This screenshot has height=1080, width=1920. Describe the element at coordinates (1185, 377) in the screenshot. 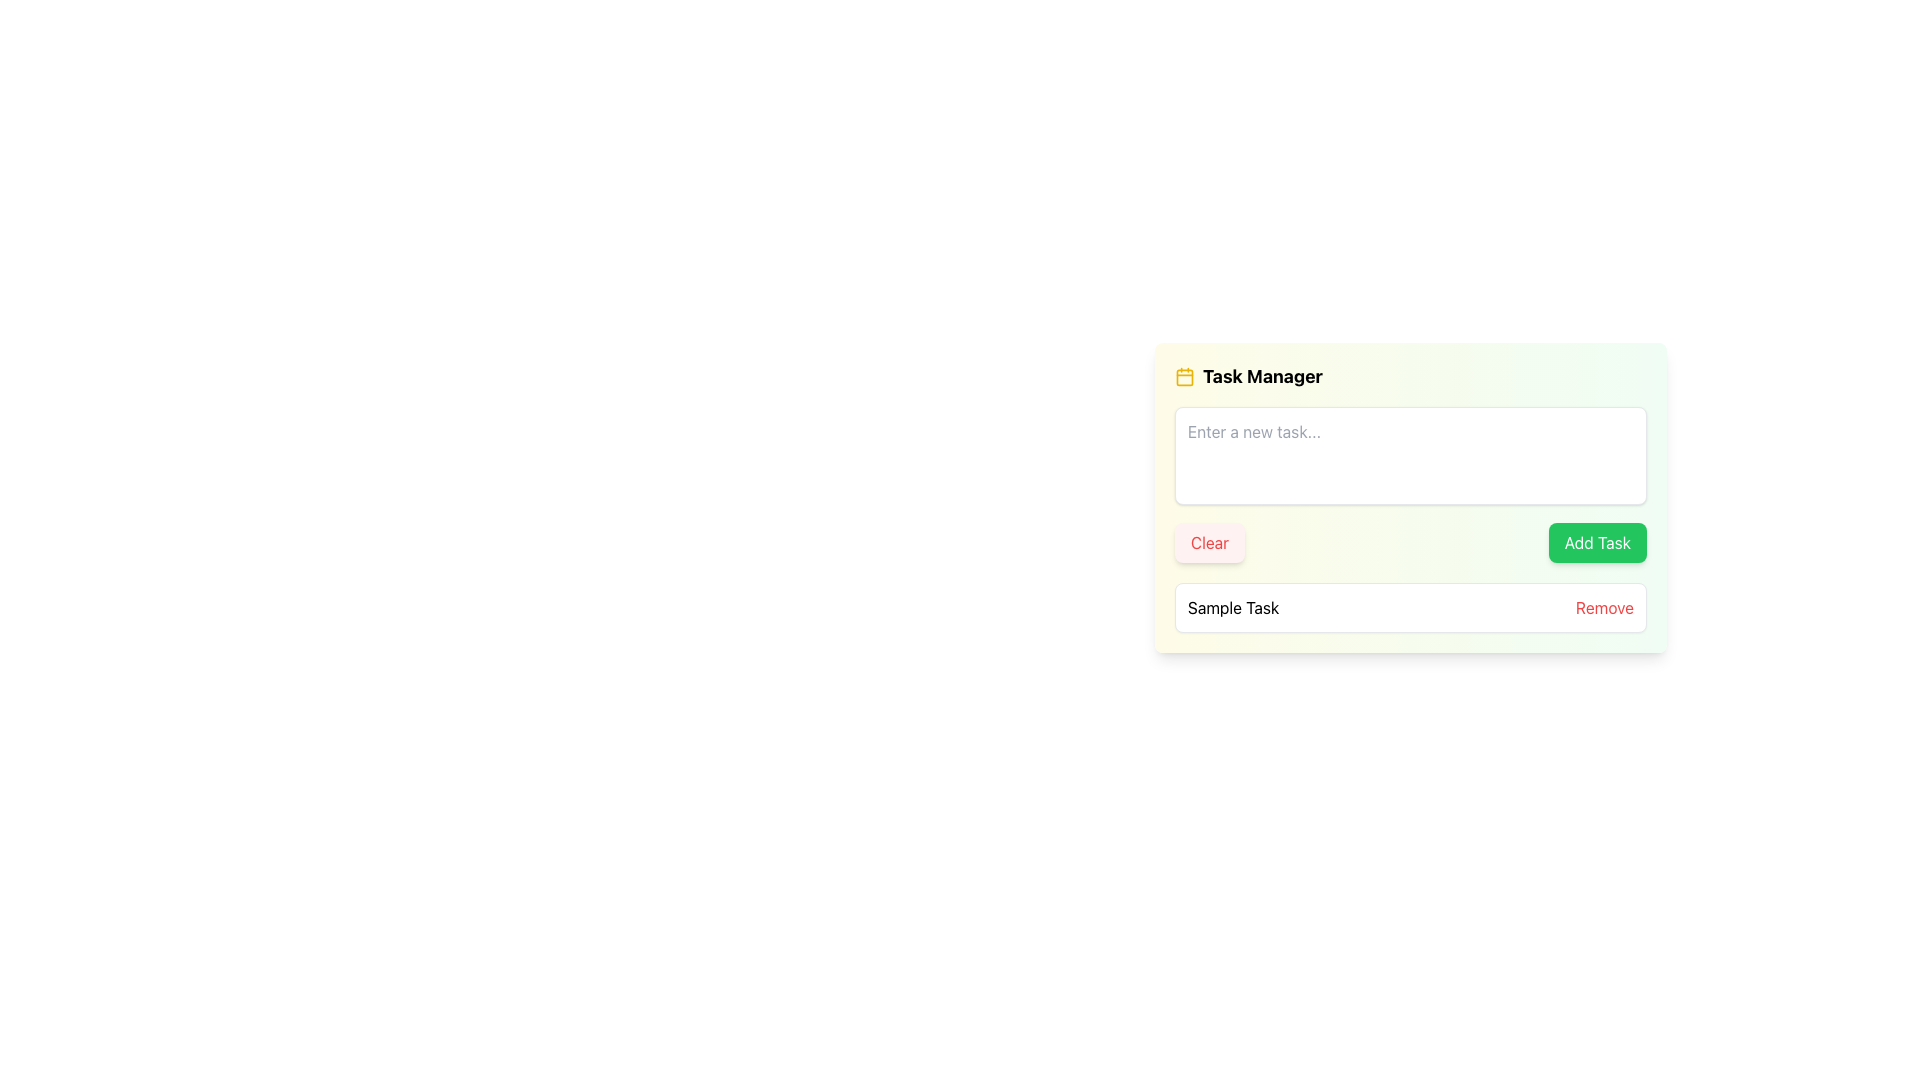

I see `the small rectangular shape with rounded corners inside the yellow calendar icon located to the left of the 'Task Manager' label` at that location.